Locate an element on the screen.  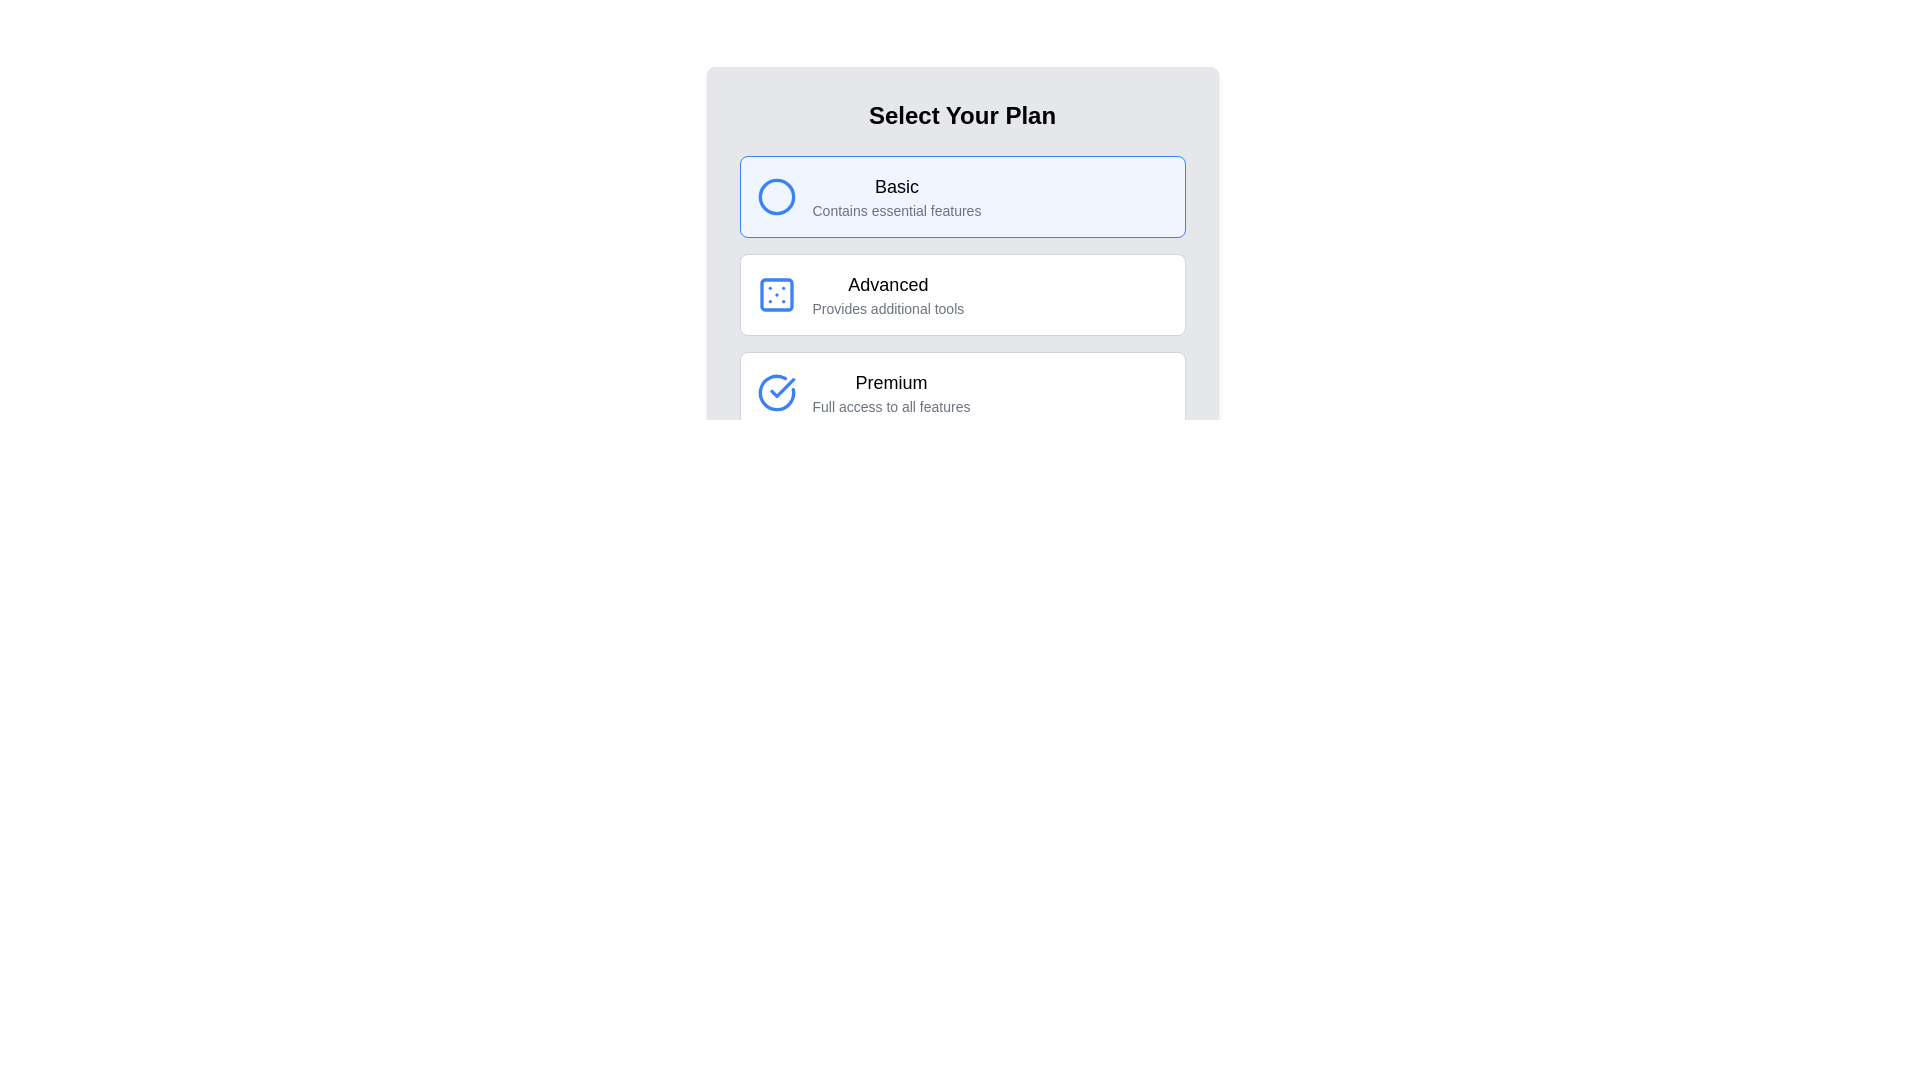
the top-left corner of the dice-shaped icon representing the 'Advanced' plan, which displays five dots is located at coordinates (775, 294).